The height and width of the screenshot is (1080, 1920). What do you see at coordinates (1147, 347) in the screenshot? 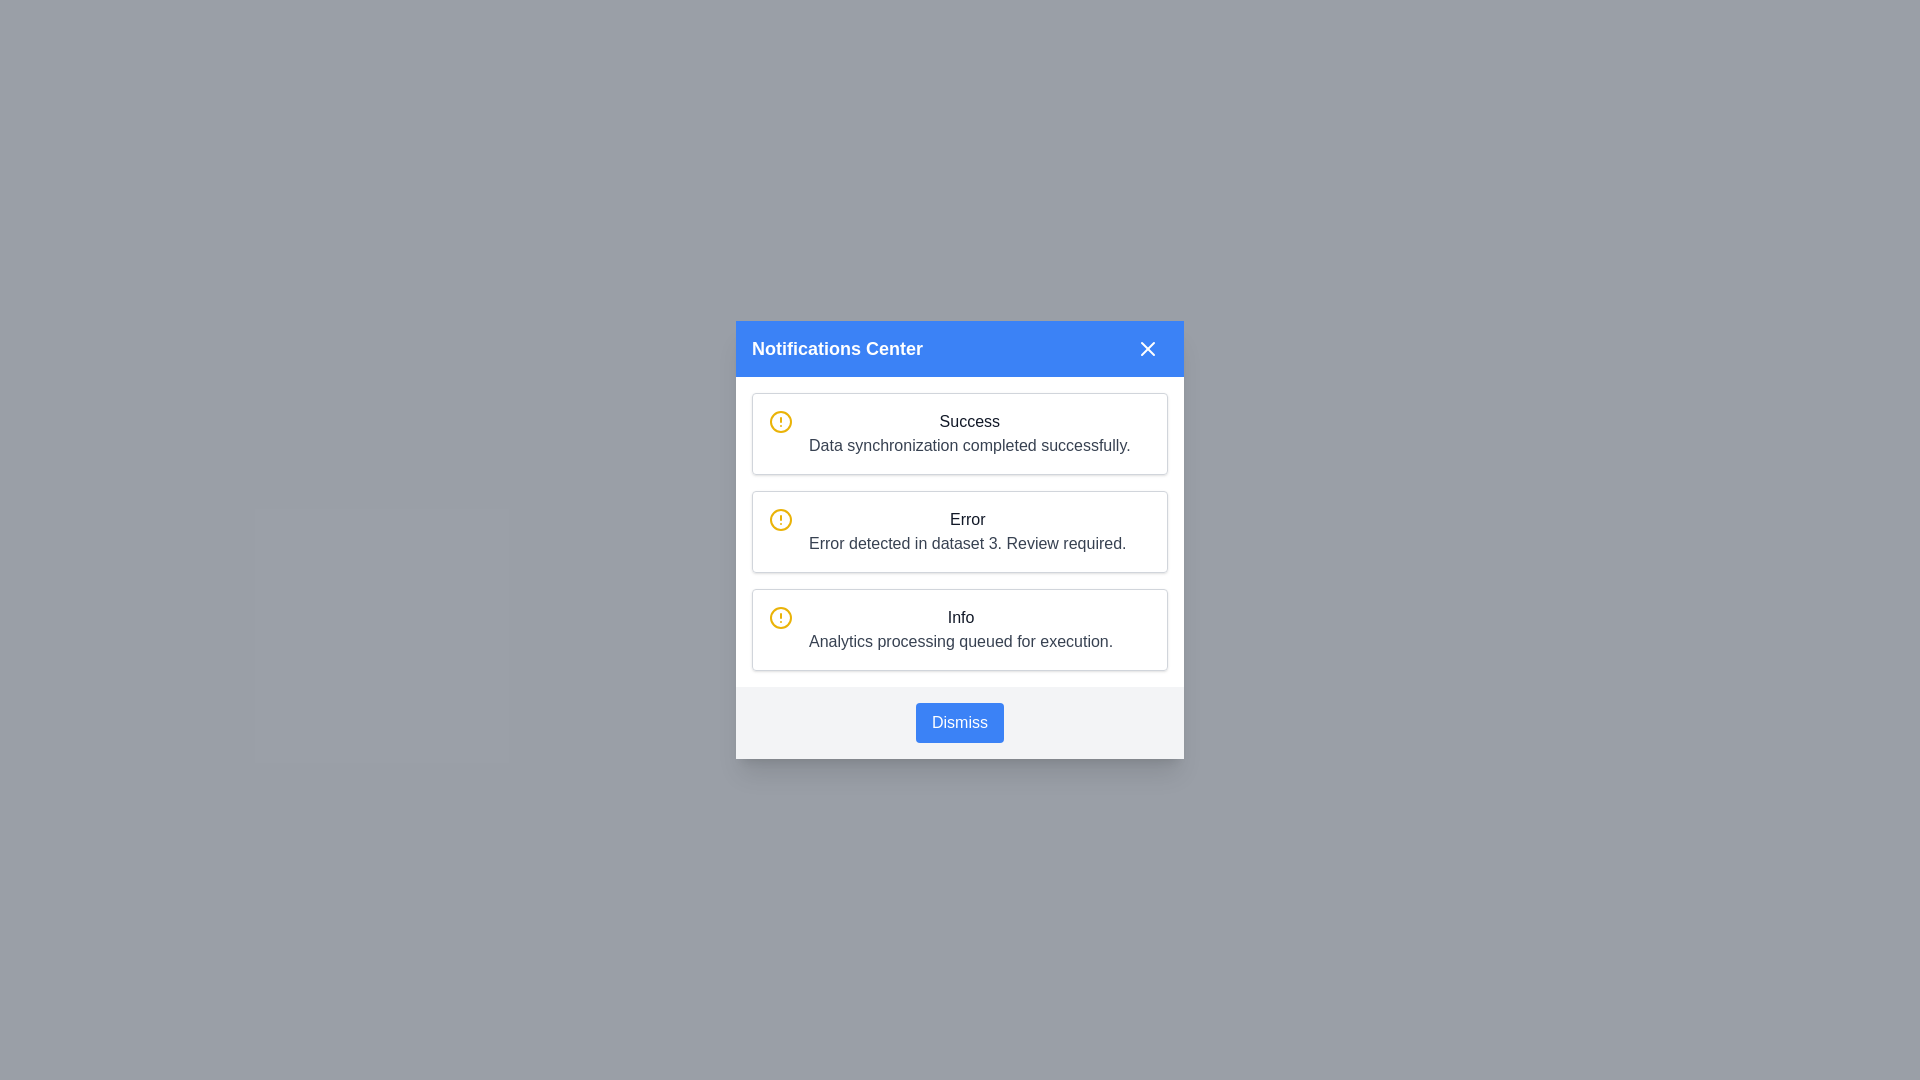
I see `the close button in the header of the notification dialog` at bounding box center [1147, 347].